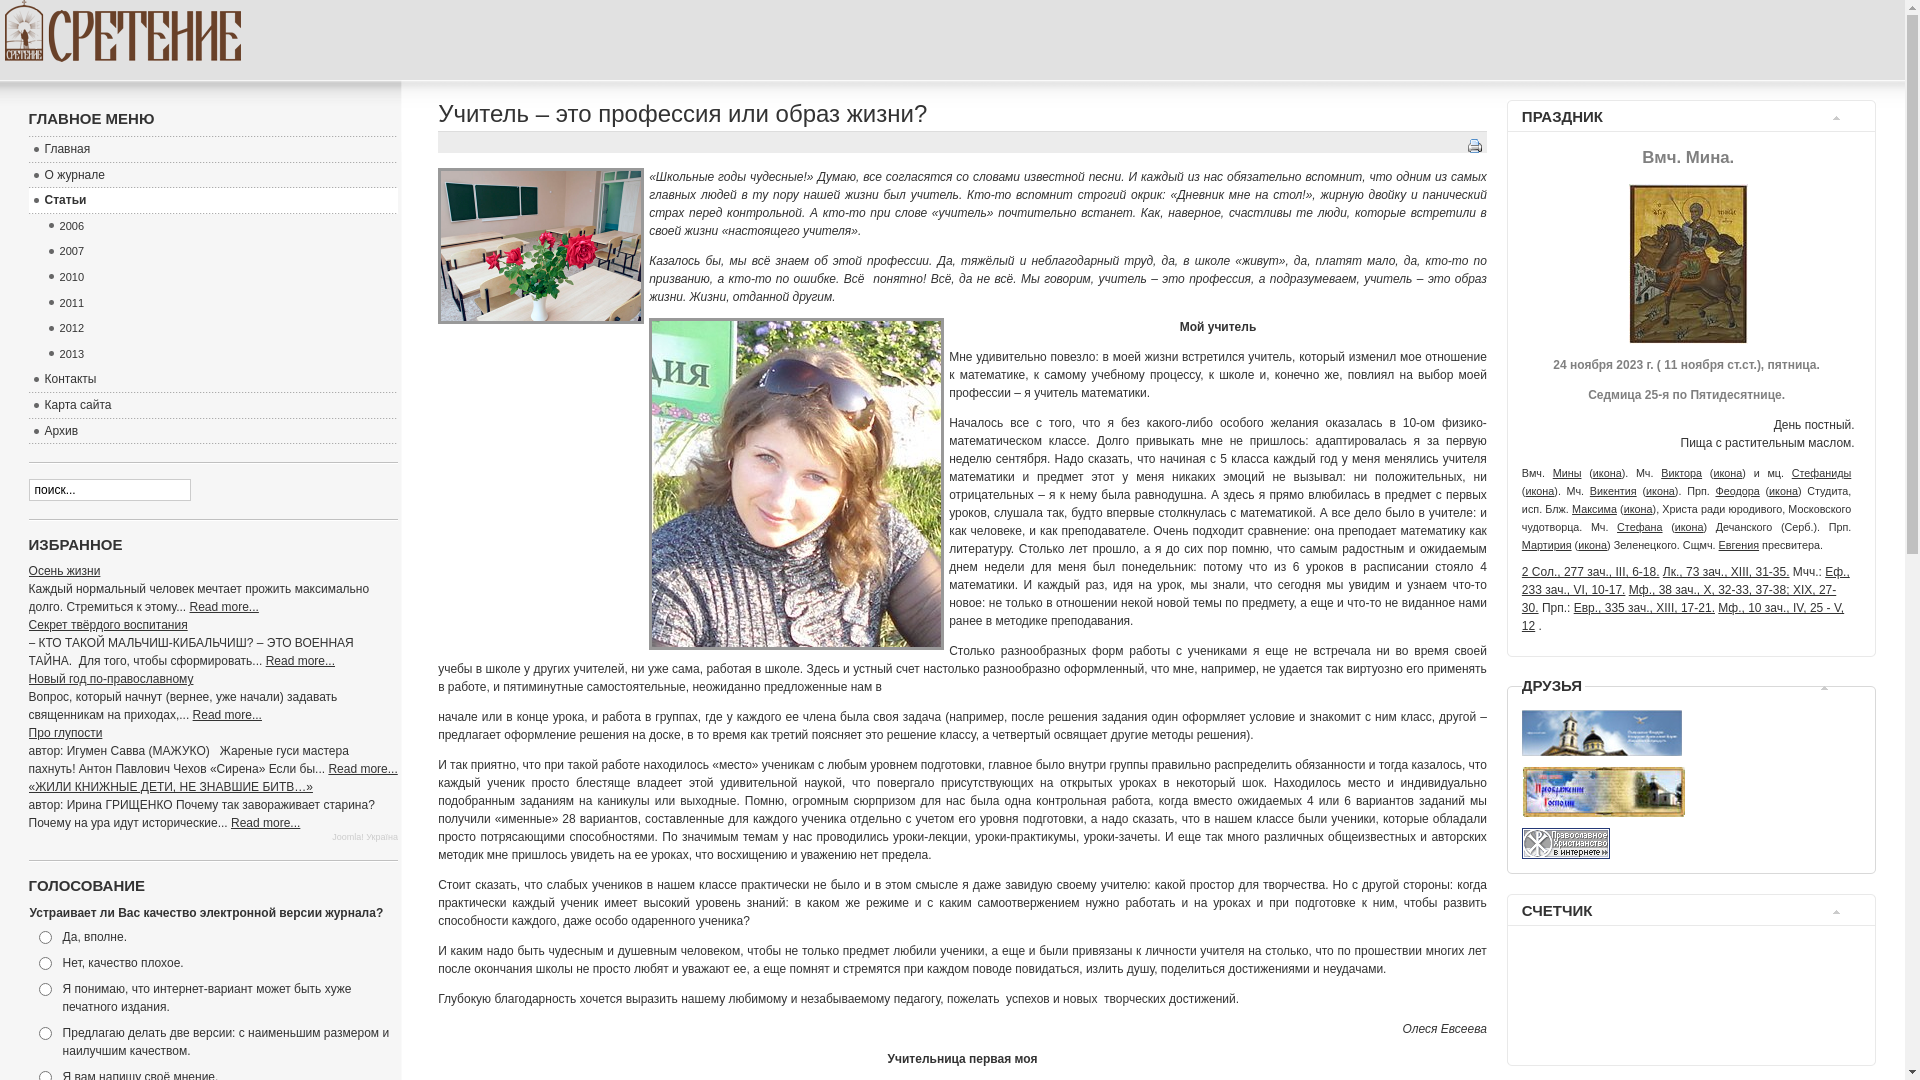 The width and height of the screenshot is (1920, 1080). Describe the element at coordinates (362, 767) in the screenshot. I see `'Read more...'` at that location.